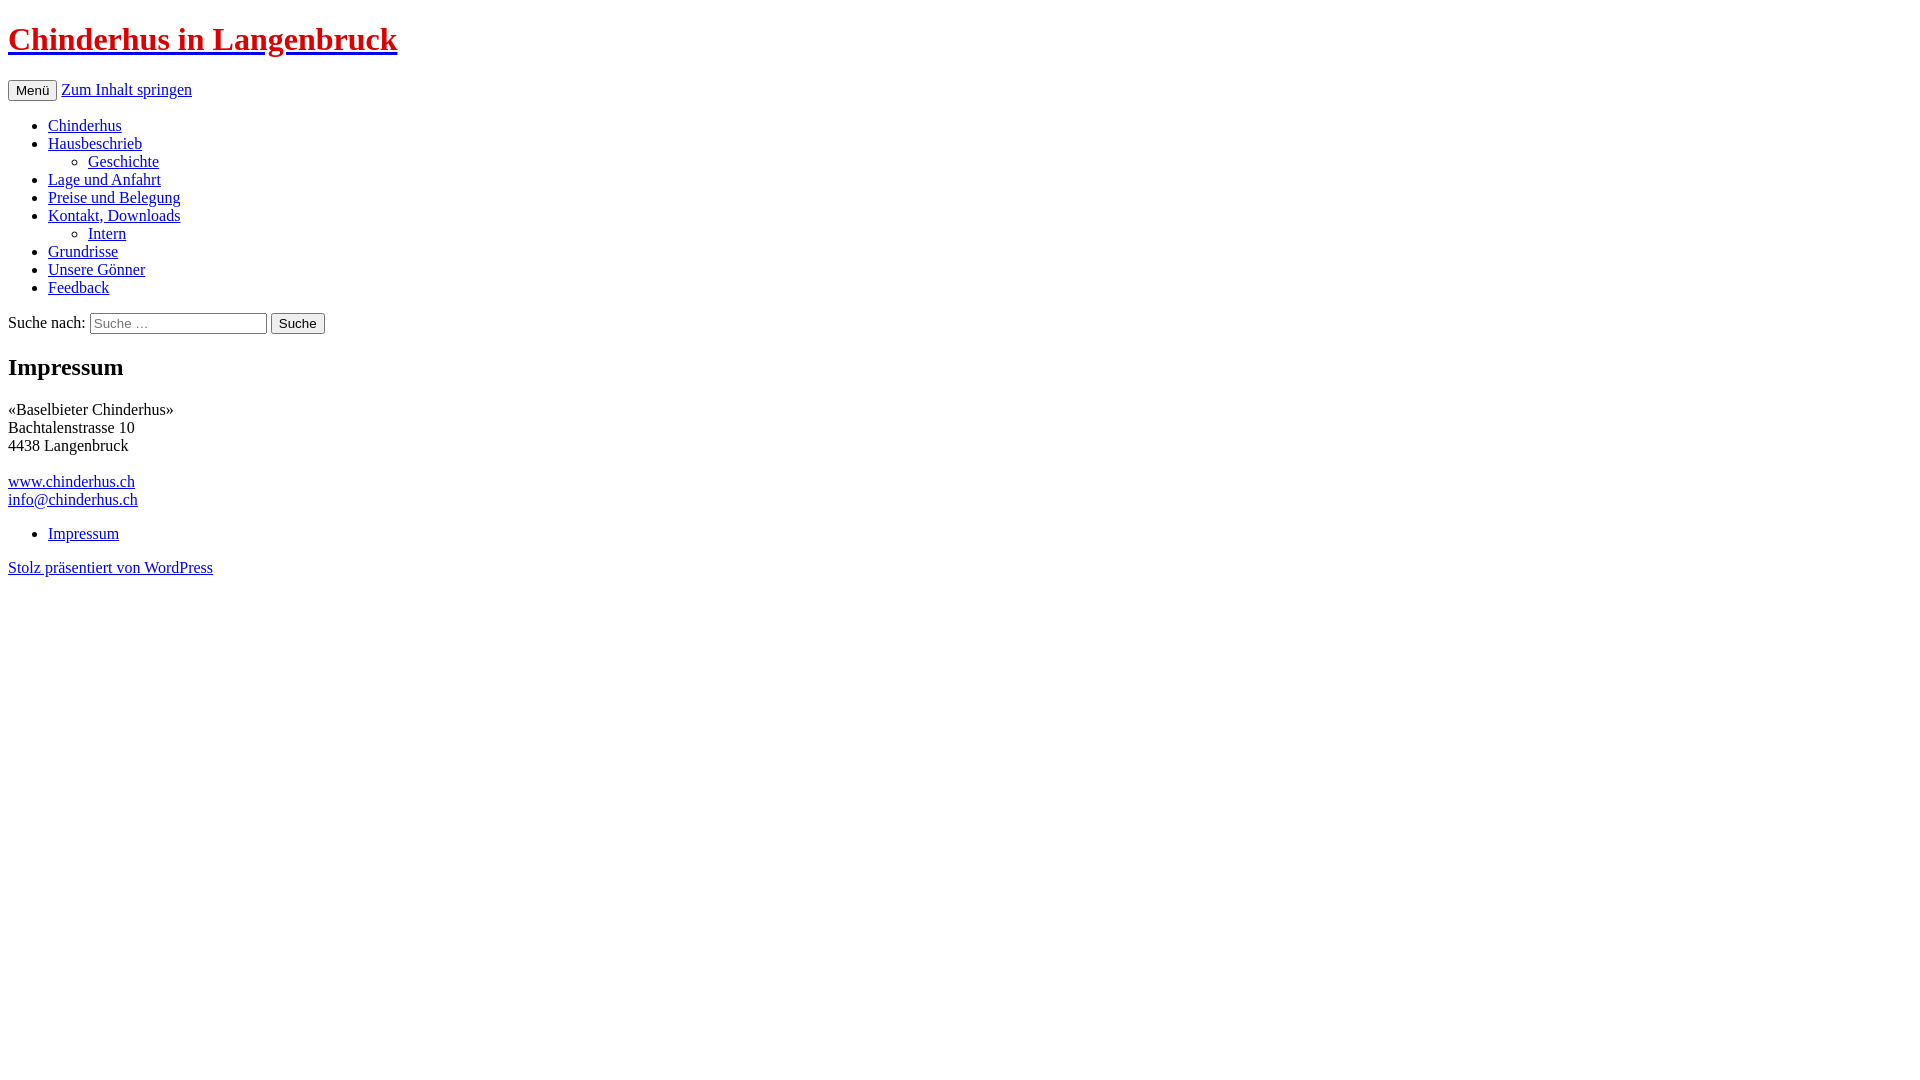 The width and height of the screenshot is (1920, 1080). I want to click on 'Preise und Belegung', so click(113, 197).